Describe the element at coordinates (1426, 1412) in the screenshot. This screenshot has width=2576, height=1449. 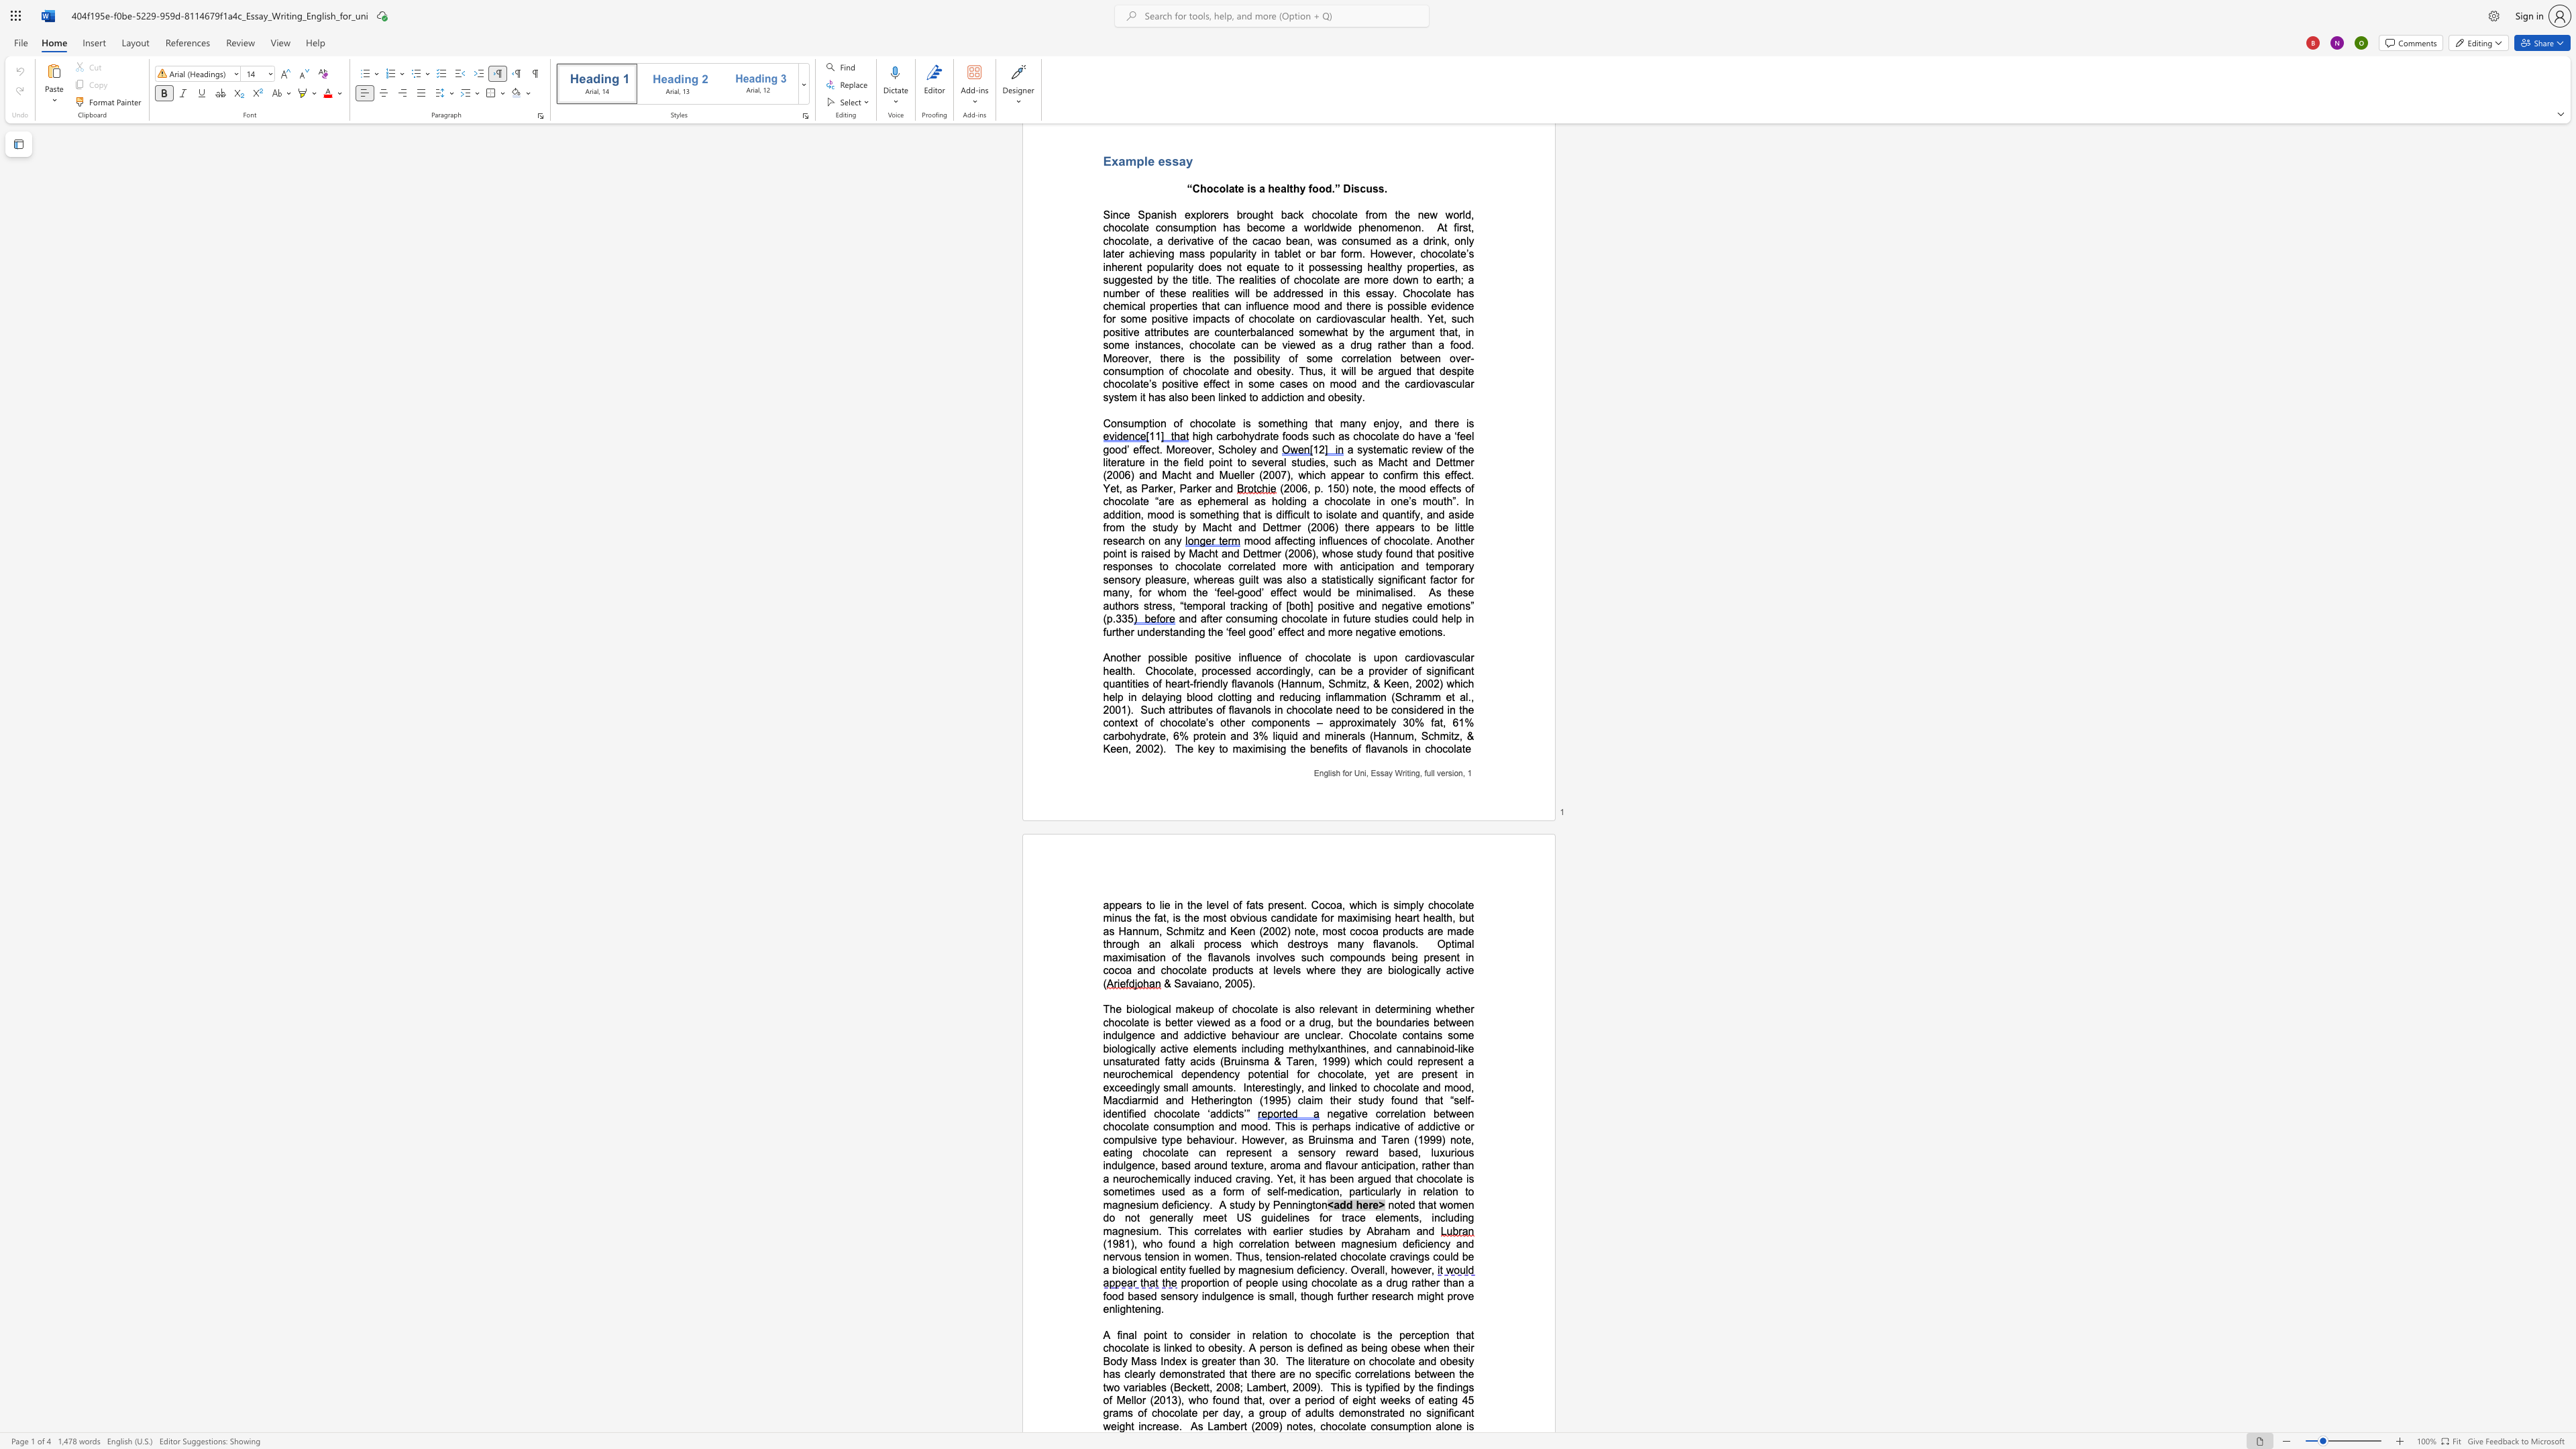
I see `the subset text "significant weight incre" within the text "no significant weight increase"` at that location.